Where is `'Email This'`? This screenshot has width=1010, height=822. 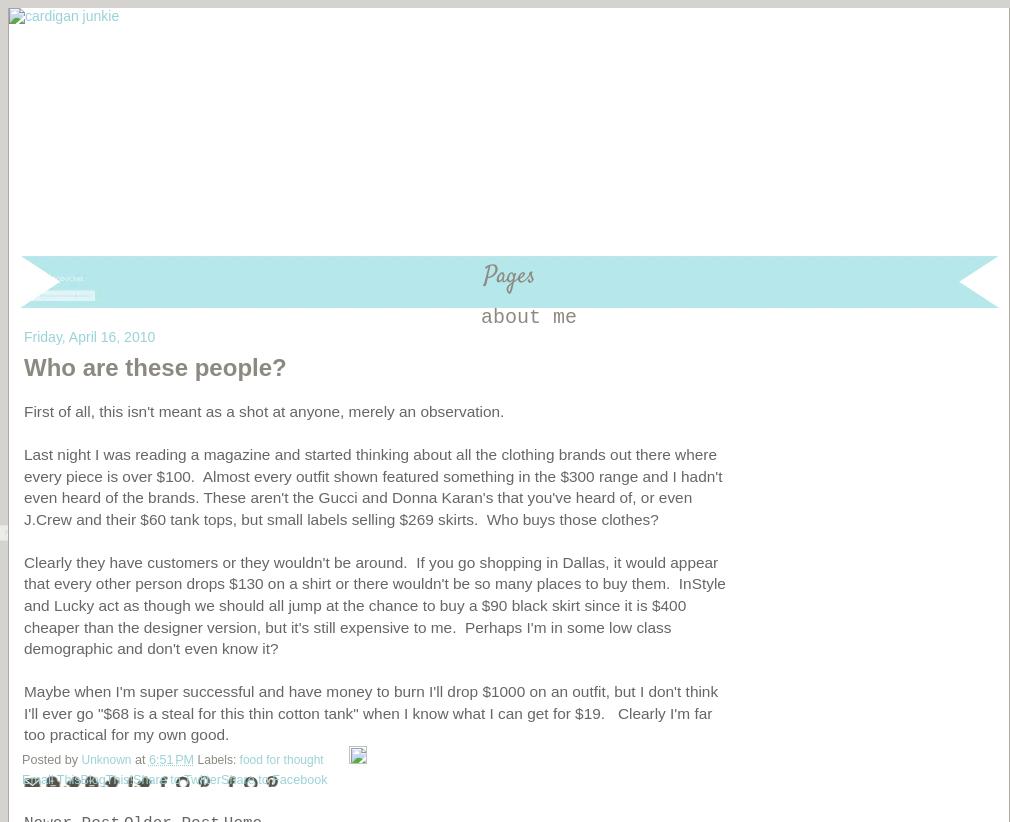
'Email This' is located at coordinates (21, 778).